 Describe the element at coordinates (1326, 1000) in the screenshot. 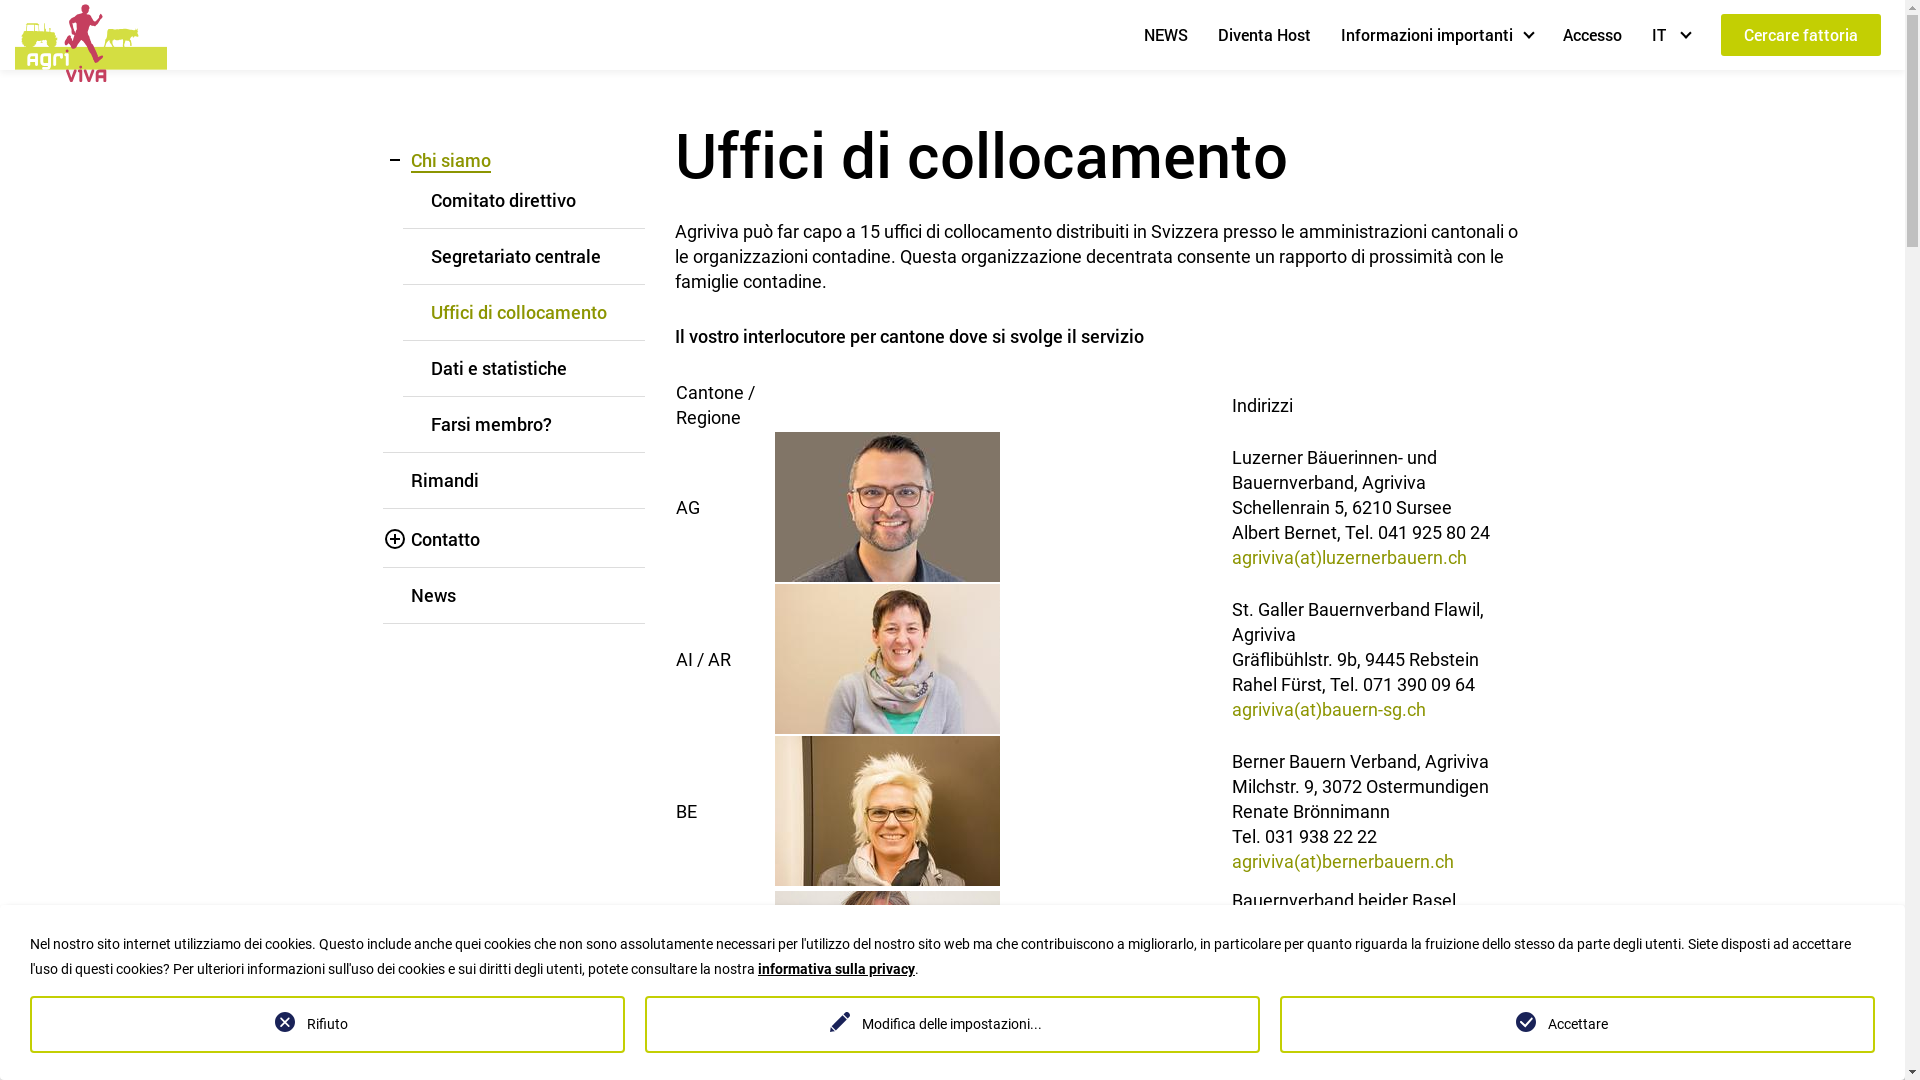

I see `'claudia.rossi[at]bvbb.ch'` at that location.